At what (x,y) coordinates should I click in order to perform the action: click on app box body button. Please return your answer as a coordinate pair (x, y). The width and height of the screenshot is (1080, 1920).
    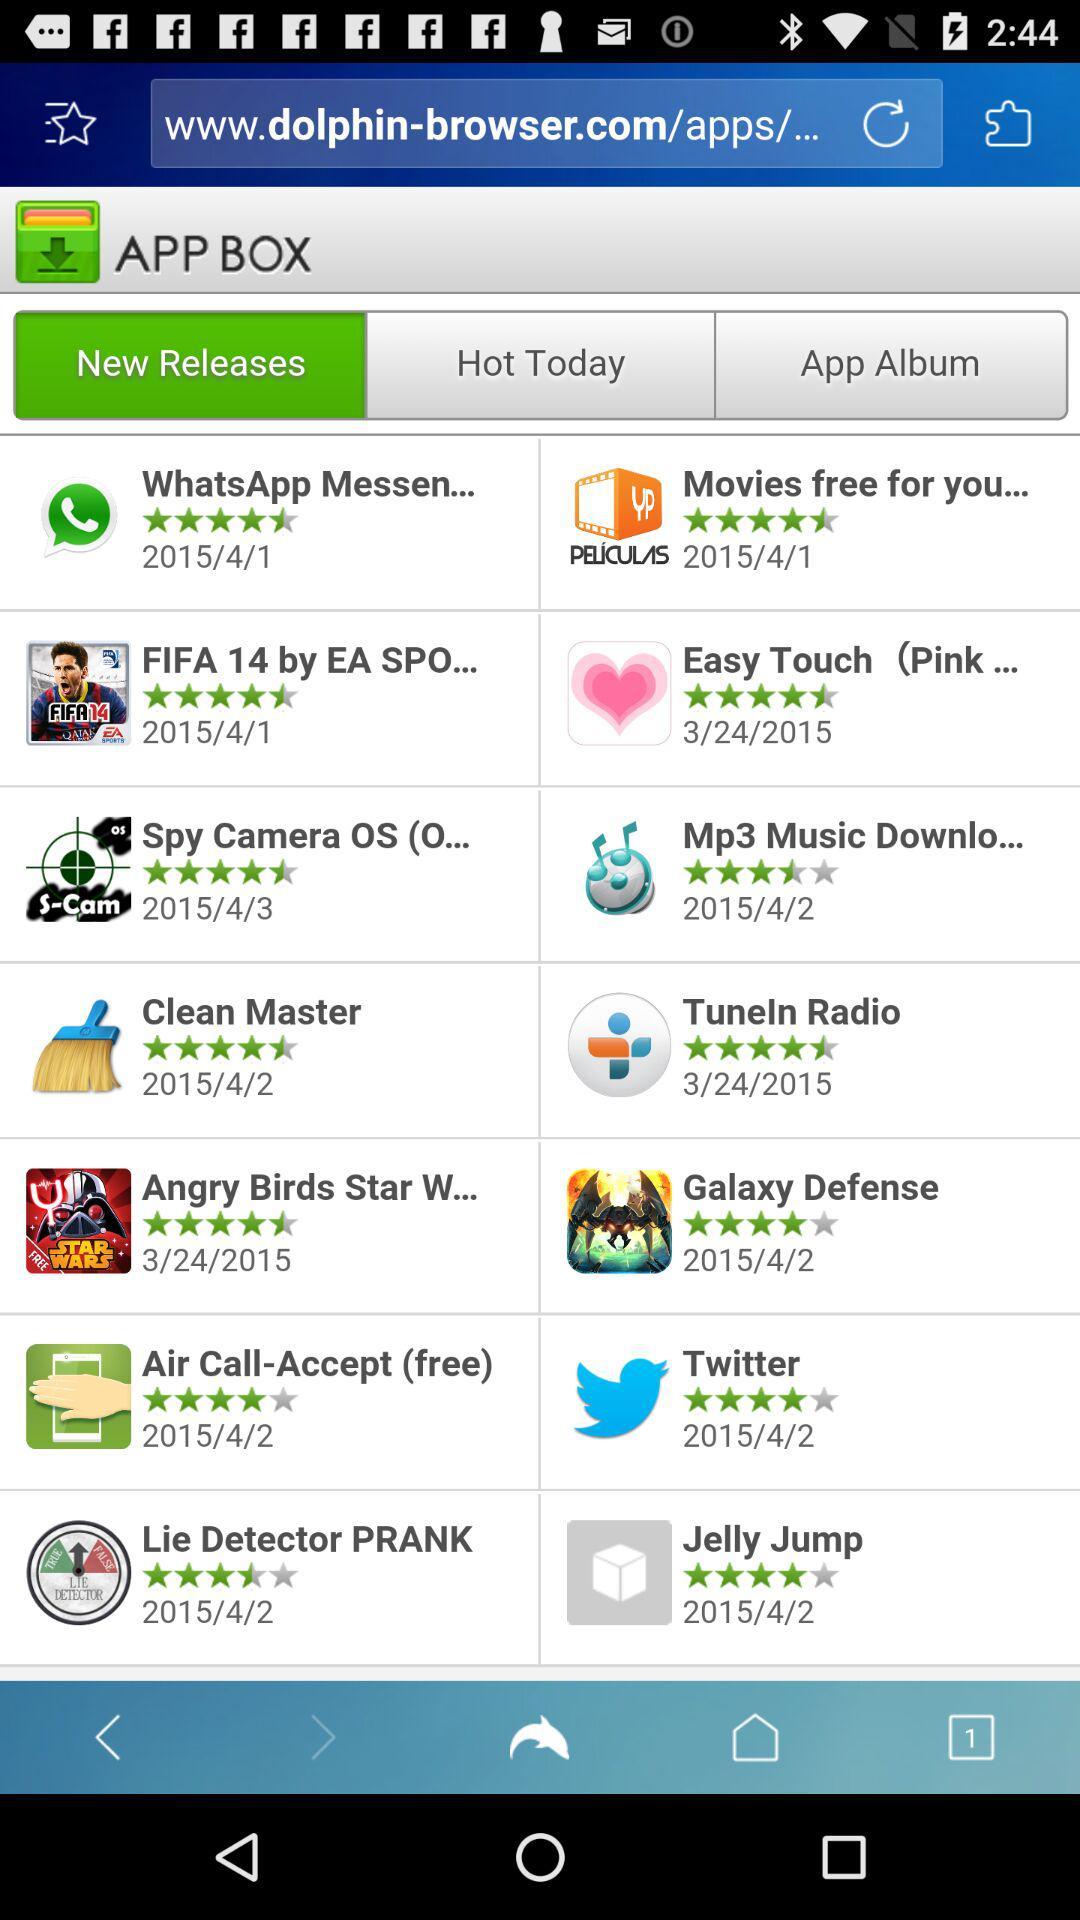
    Looking at the image, I should click on (540, 932).